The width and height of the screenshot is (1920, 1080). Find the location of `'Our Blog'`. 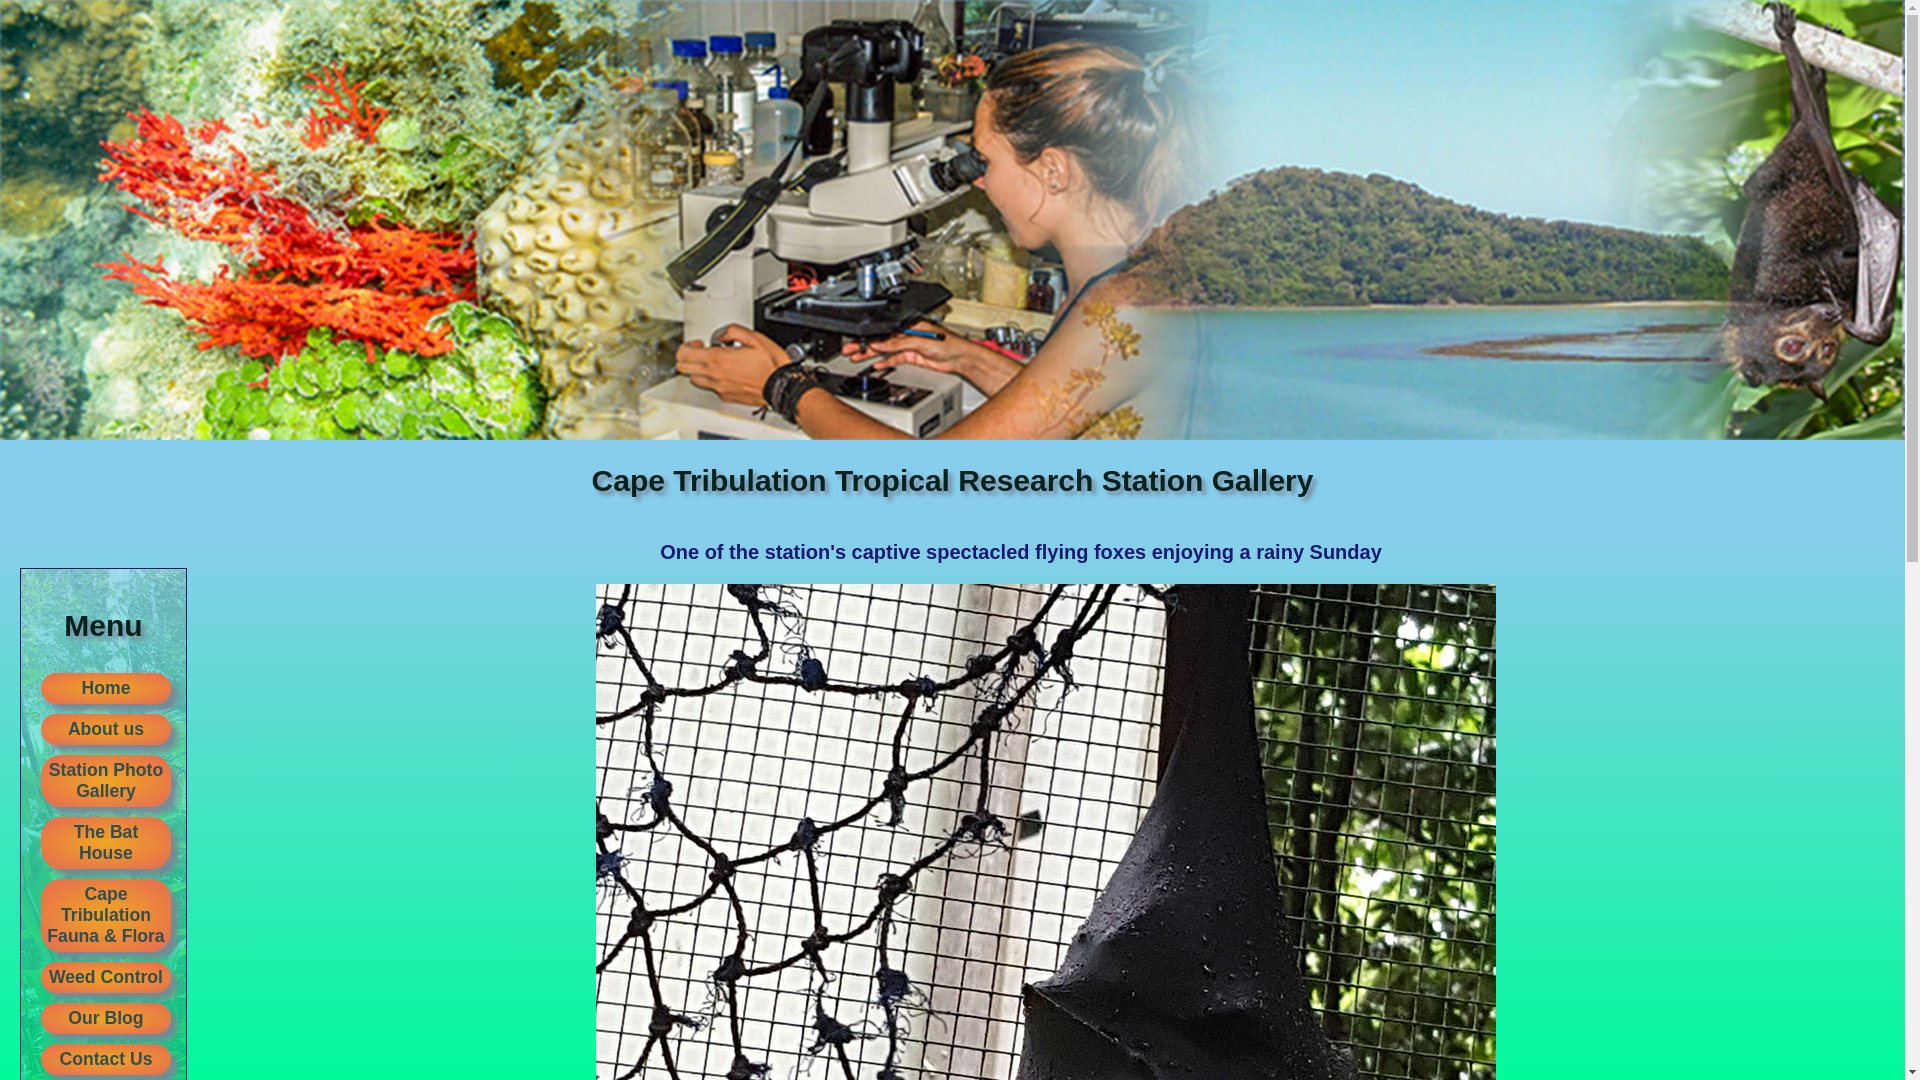

'Our Blog' is located at coordinates (104, 1018).